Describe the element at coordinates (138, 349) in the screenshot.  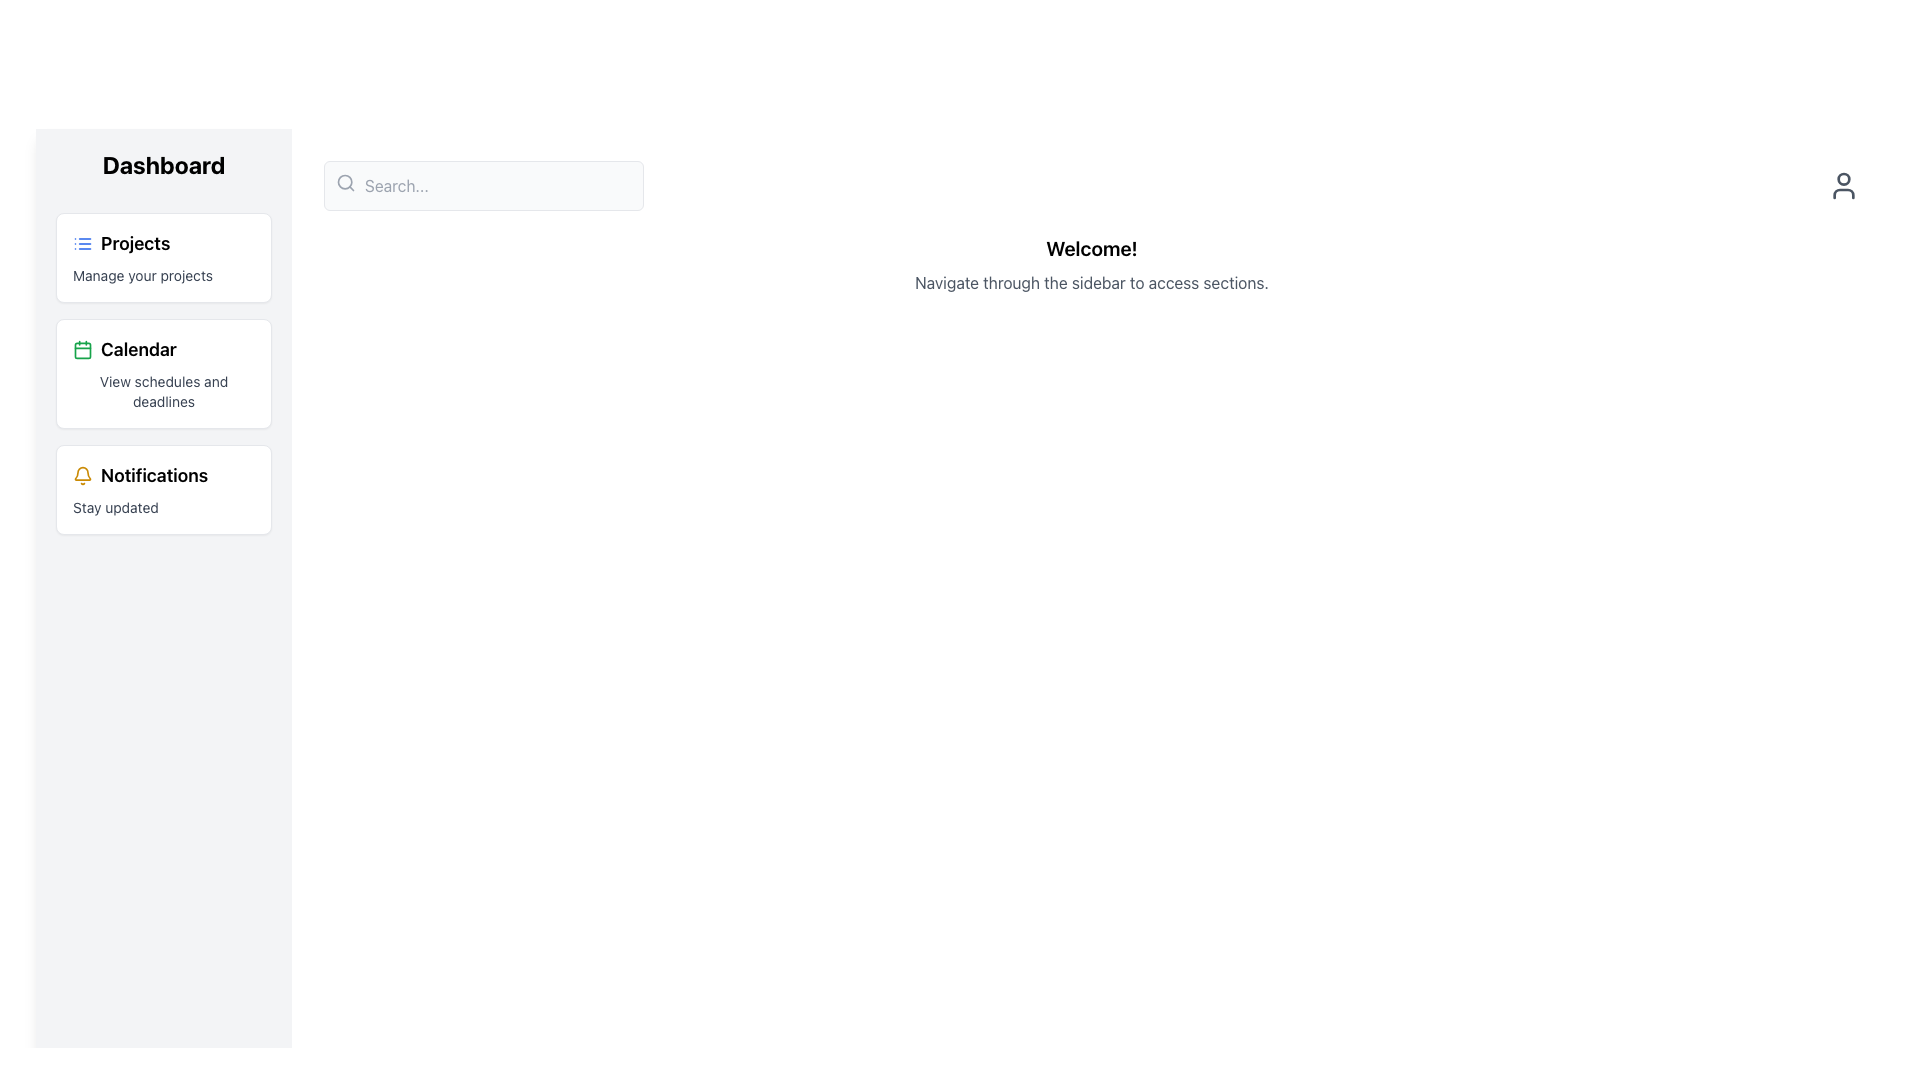
I see `the 'Calendar' navigation link in the sidebar menu` at that location.